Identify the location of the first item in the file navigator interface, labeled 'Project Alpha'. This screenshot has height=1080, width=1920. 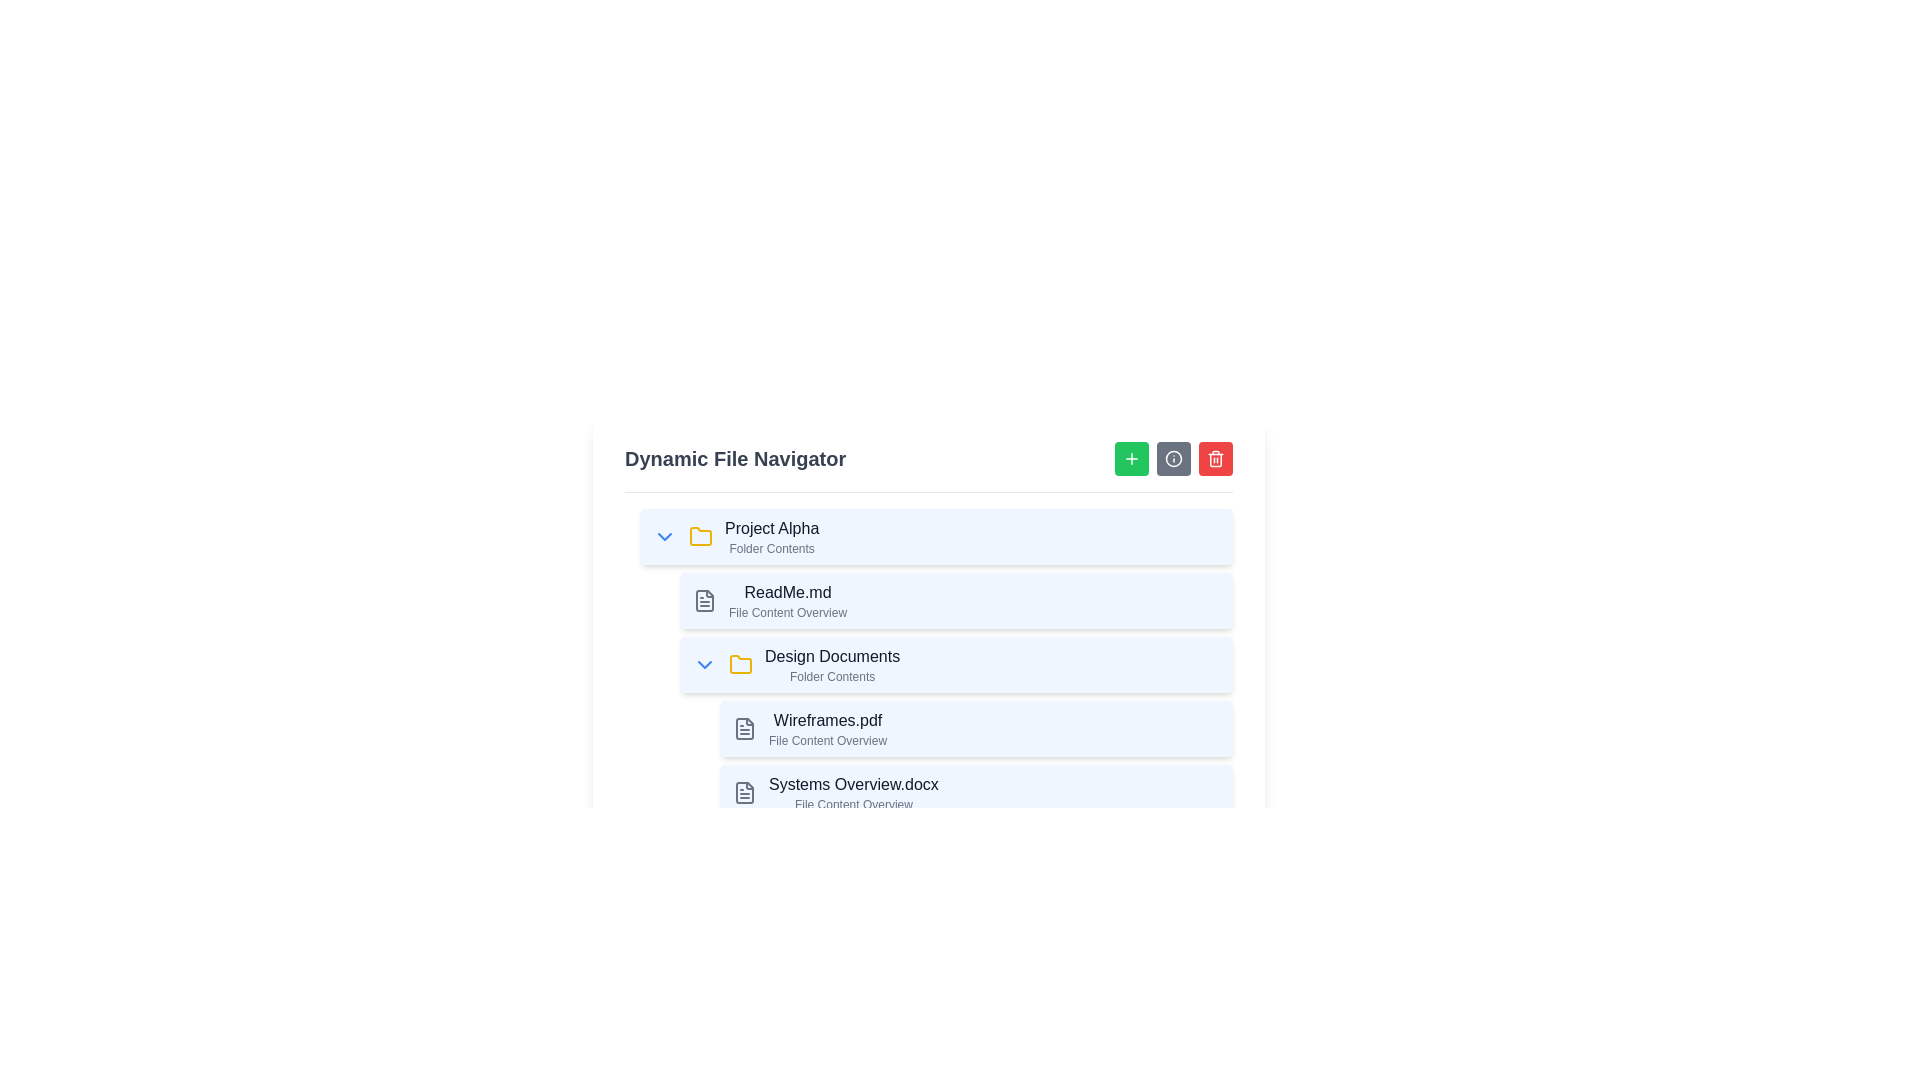
(935, 535).